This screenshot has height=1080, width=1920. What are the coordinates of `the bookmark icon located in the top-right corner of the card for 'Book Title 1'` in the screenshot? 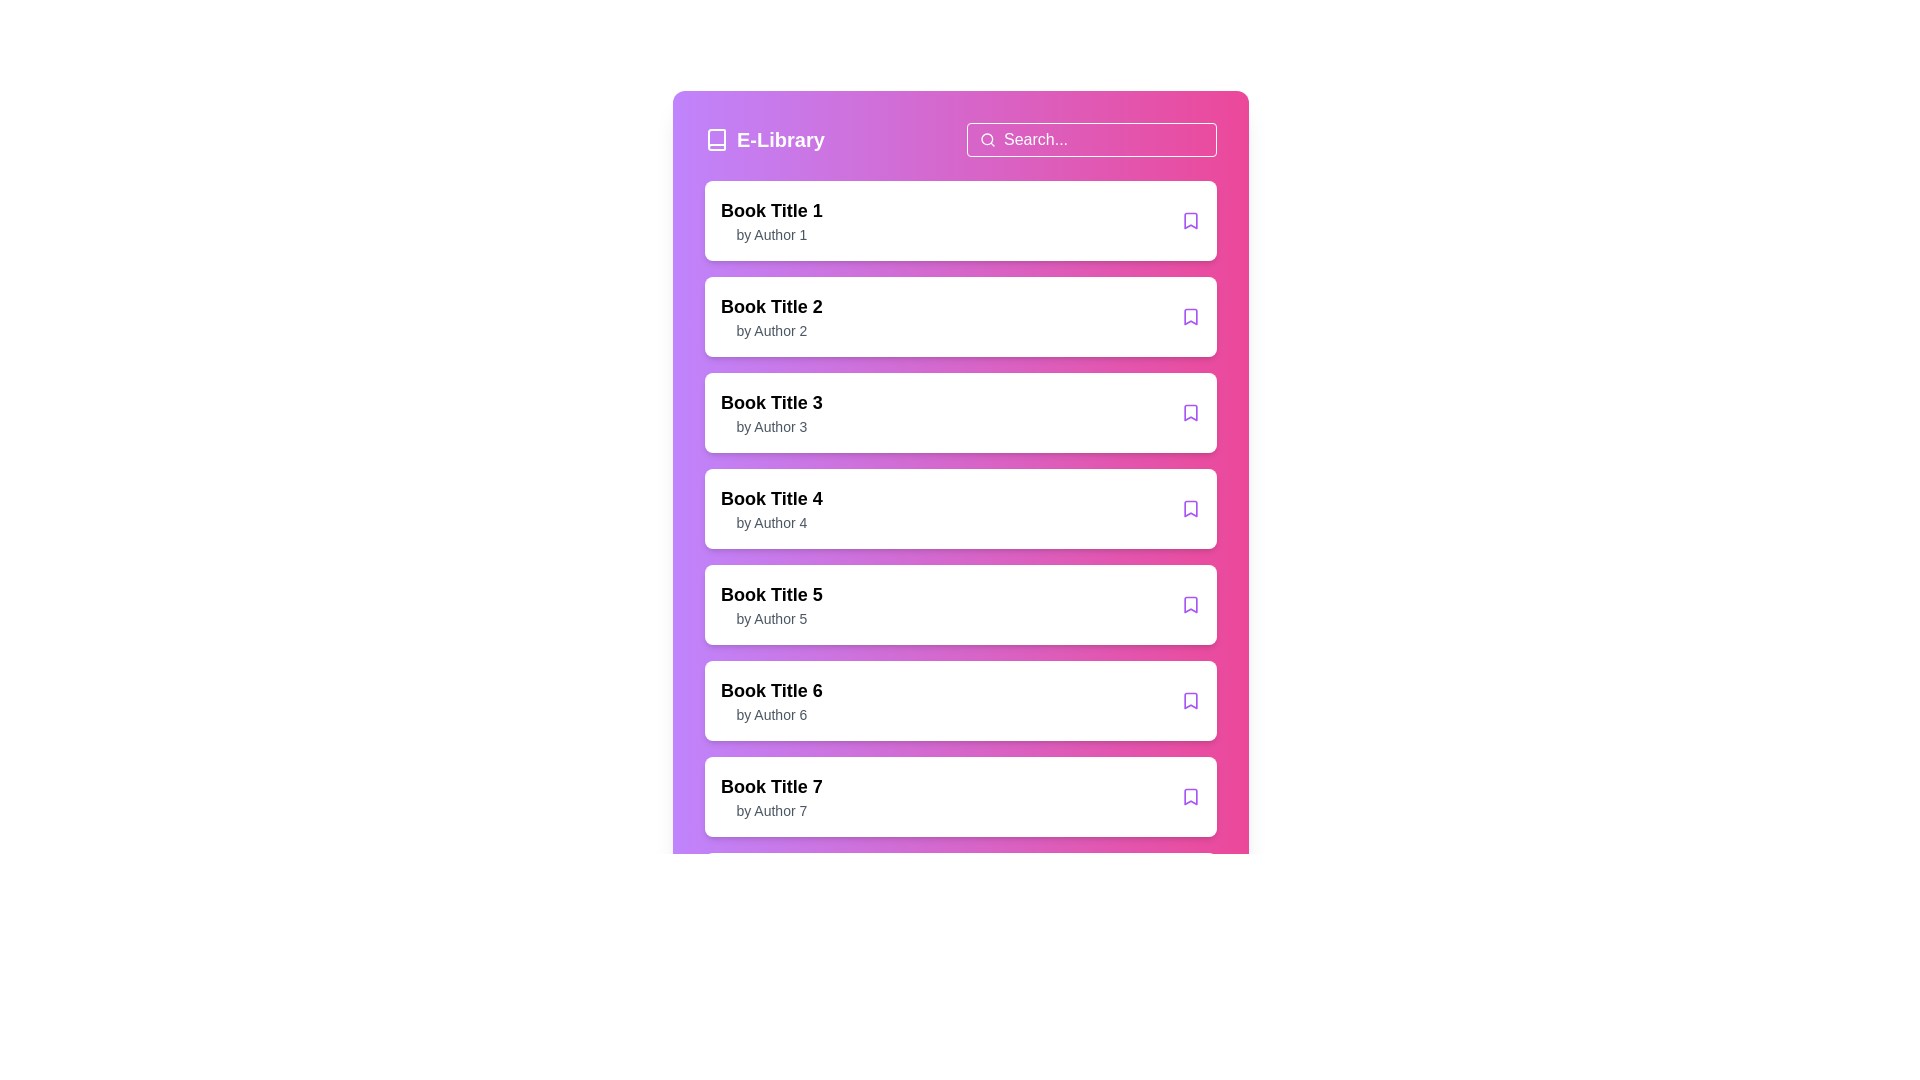 It's located at (1190, 220).